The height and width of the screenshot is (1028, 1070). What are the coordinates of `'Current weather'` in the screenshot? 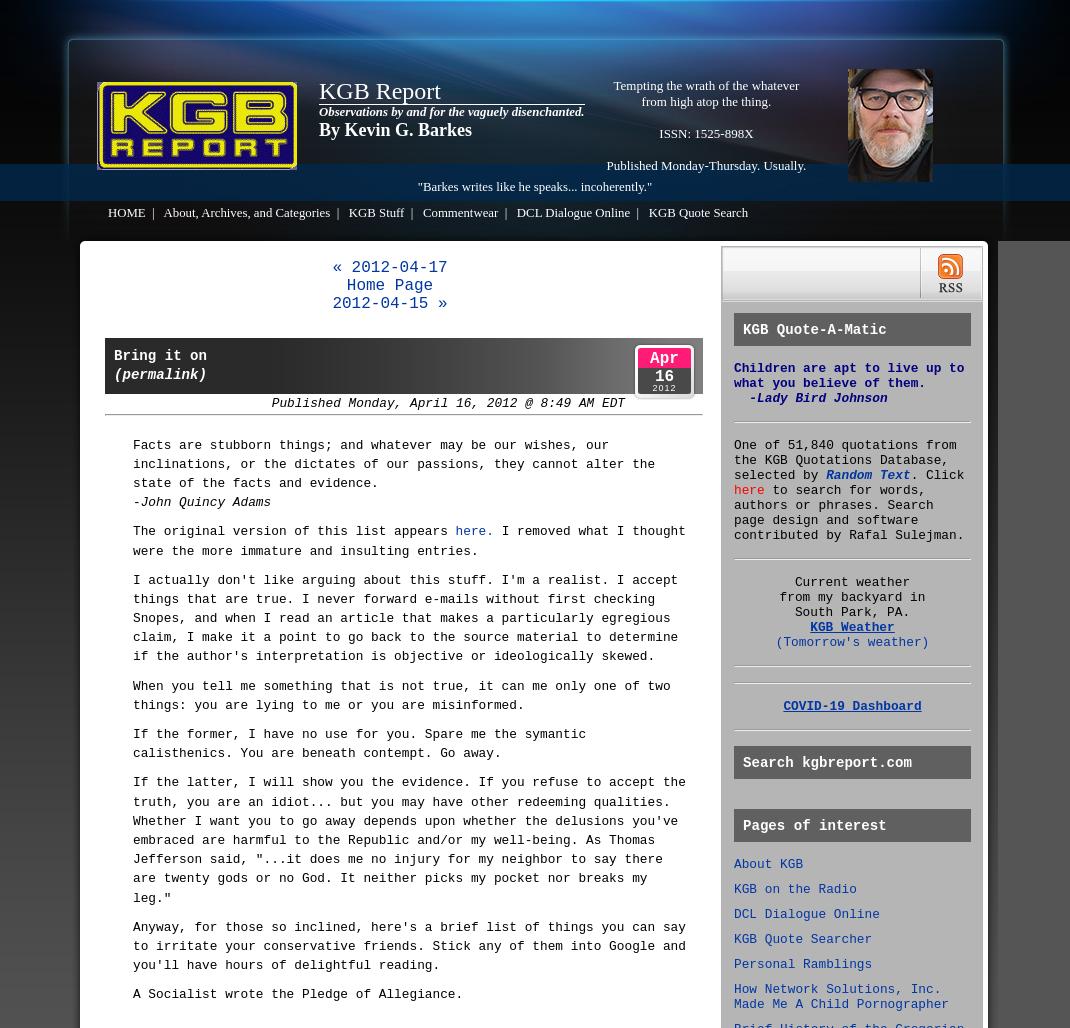 It's located at (793, 581).